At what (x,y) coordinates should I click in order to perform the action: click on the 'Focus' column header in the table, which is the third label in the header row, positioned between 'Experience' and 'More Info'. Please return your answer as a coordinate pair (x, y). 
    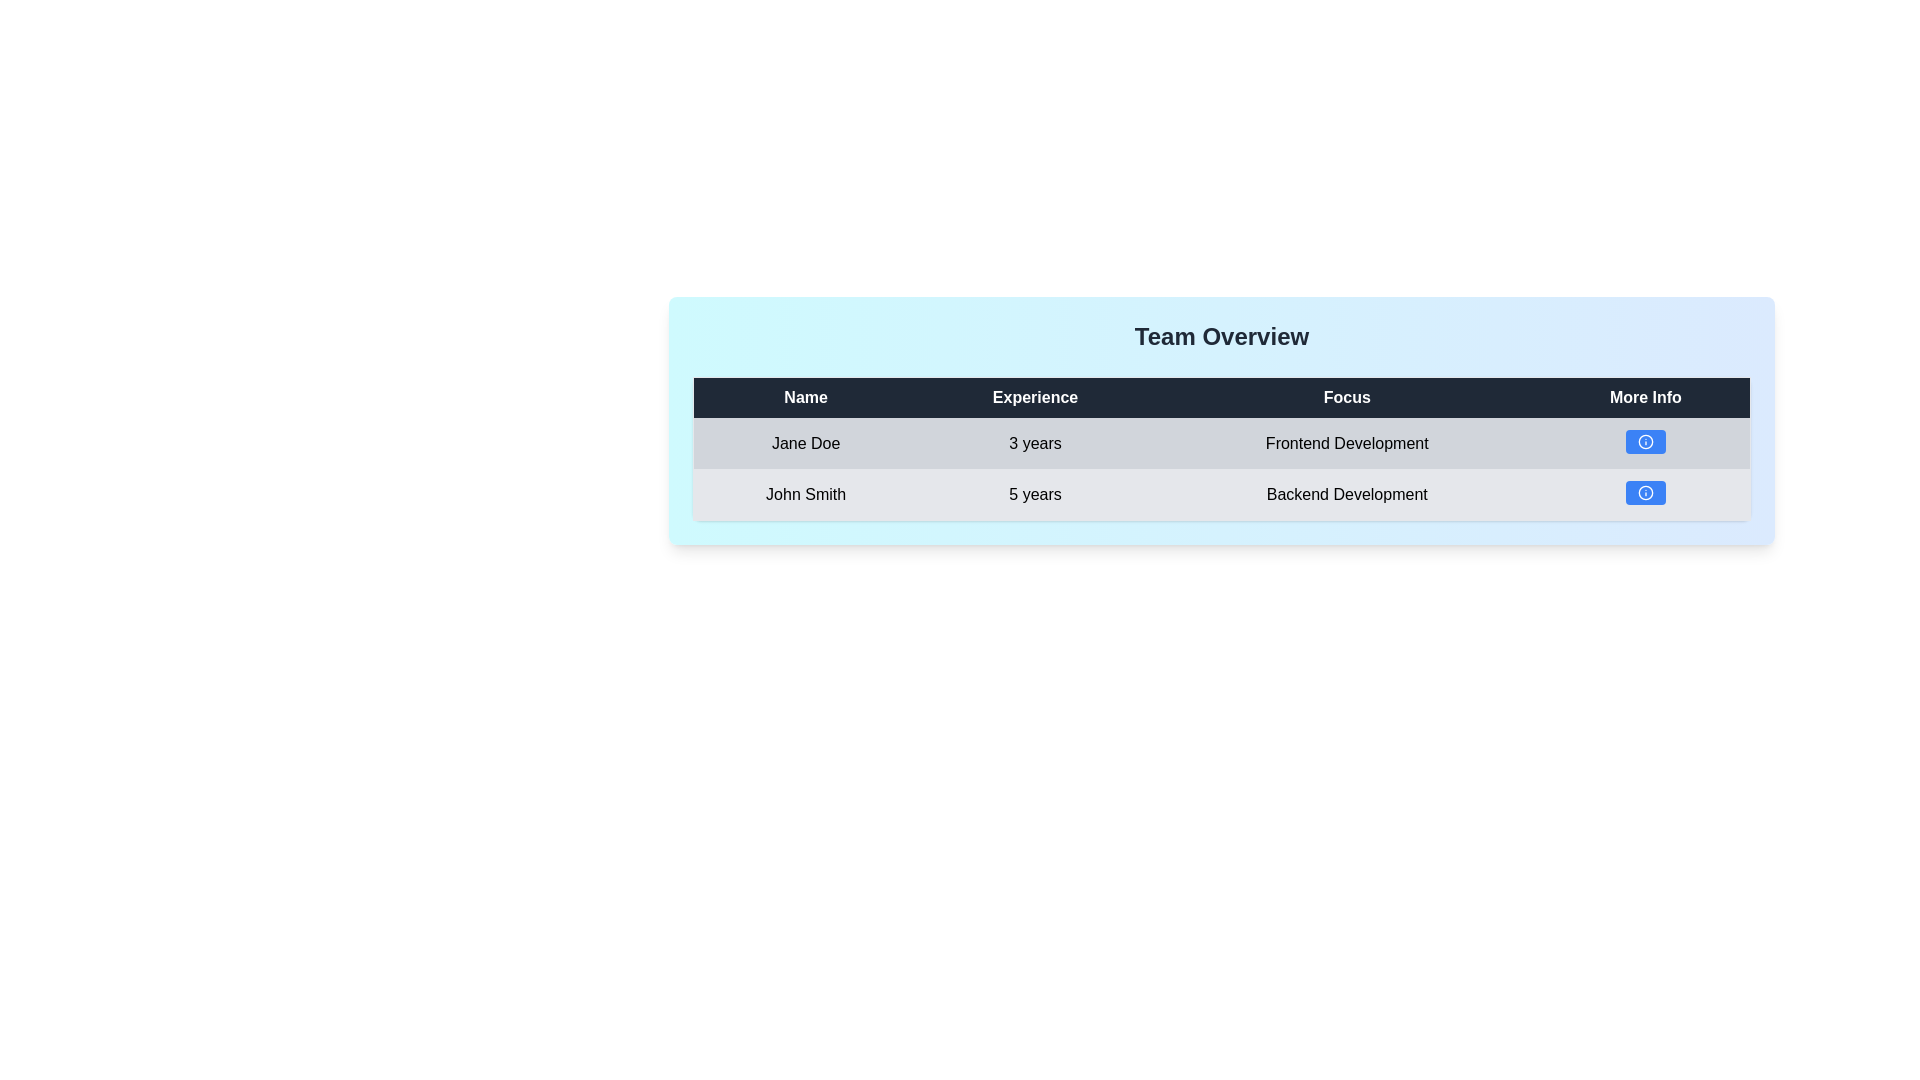
    Looking at the image, I should click on (1347, 397).